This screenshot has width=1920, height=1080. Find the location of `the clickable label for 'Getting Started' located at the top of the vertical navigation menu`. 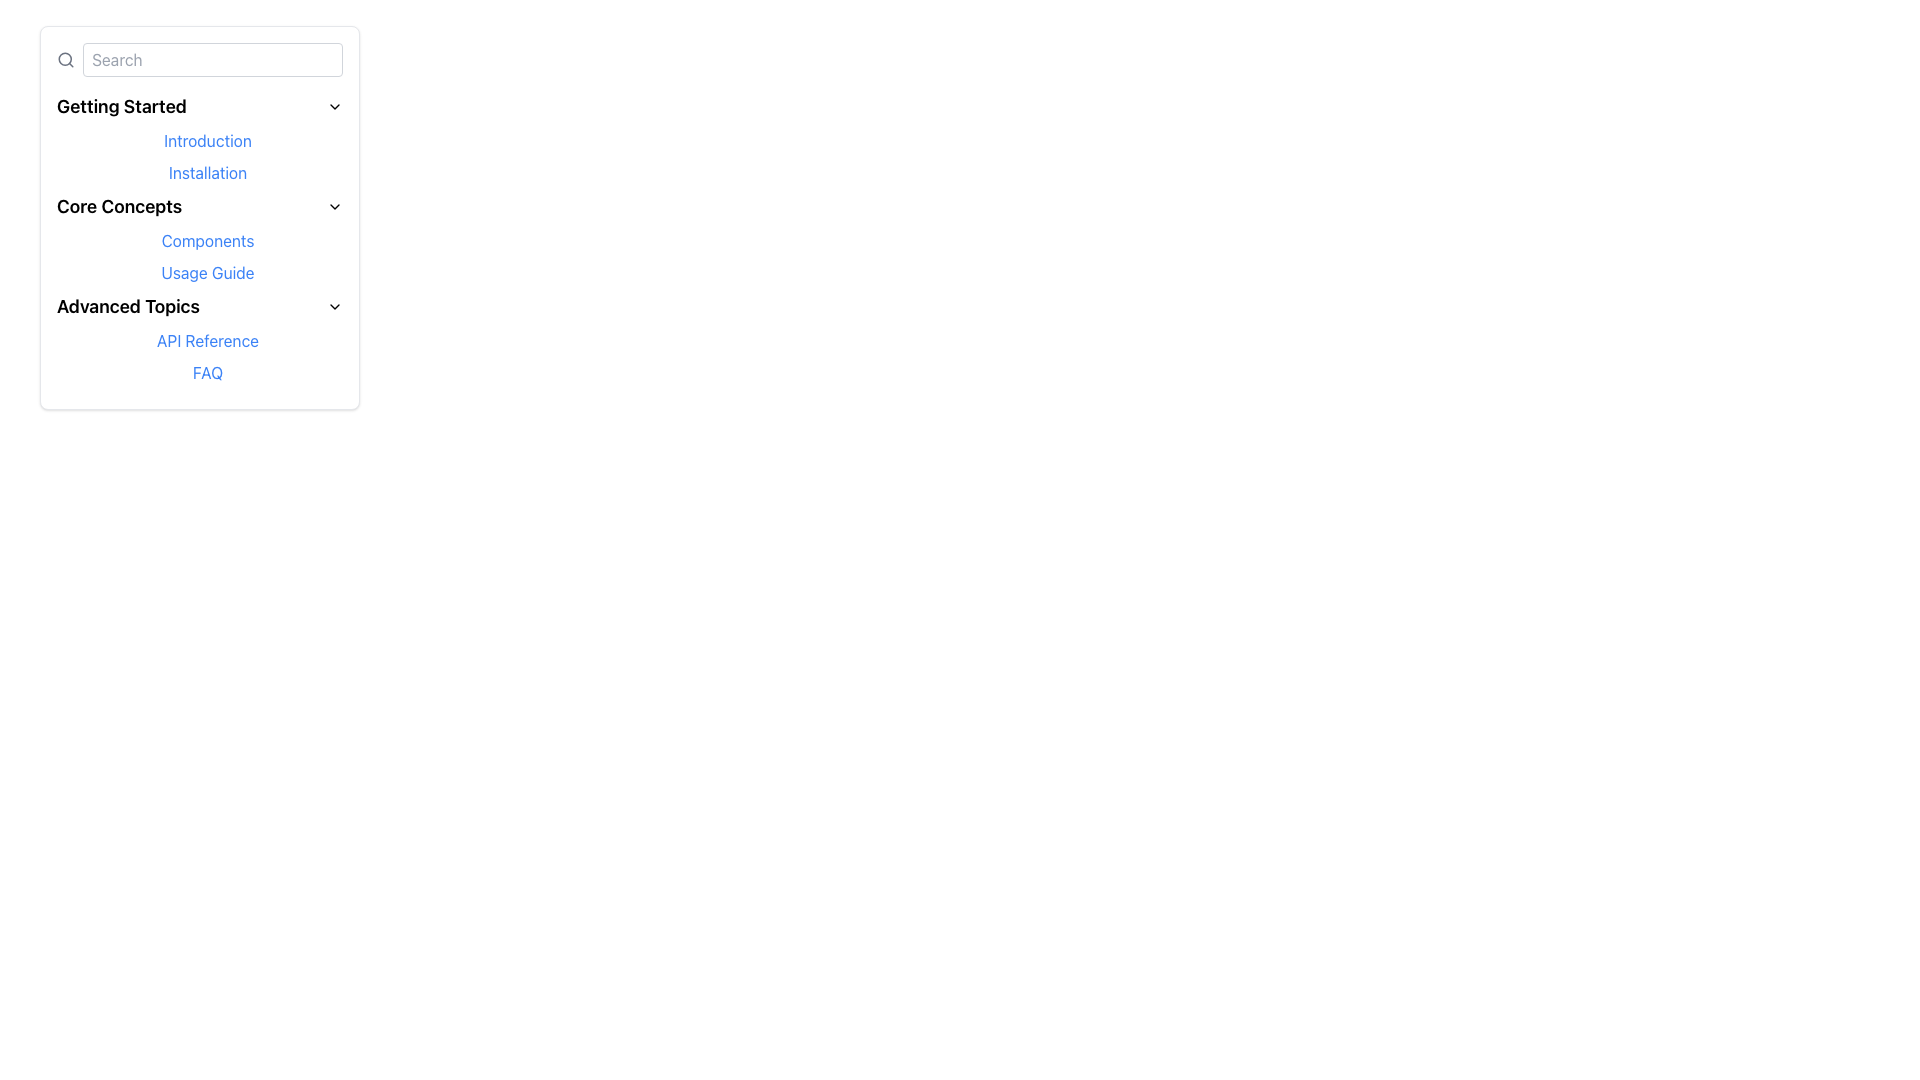

the clickable label for 'Getting Started' located at the top of the vertical navigation menu is located at coordinates (120, 107).